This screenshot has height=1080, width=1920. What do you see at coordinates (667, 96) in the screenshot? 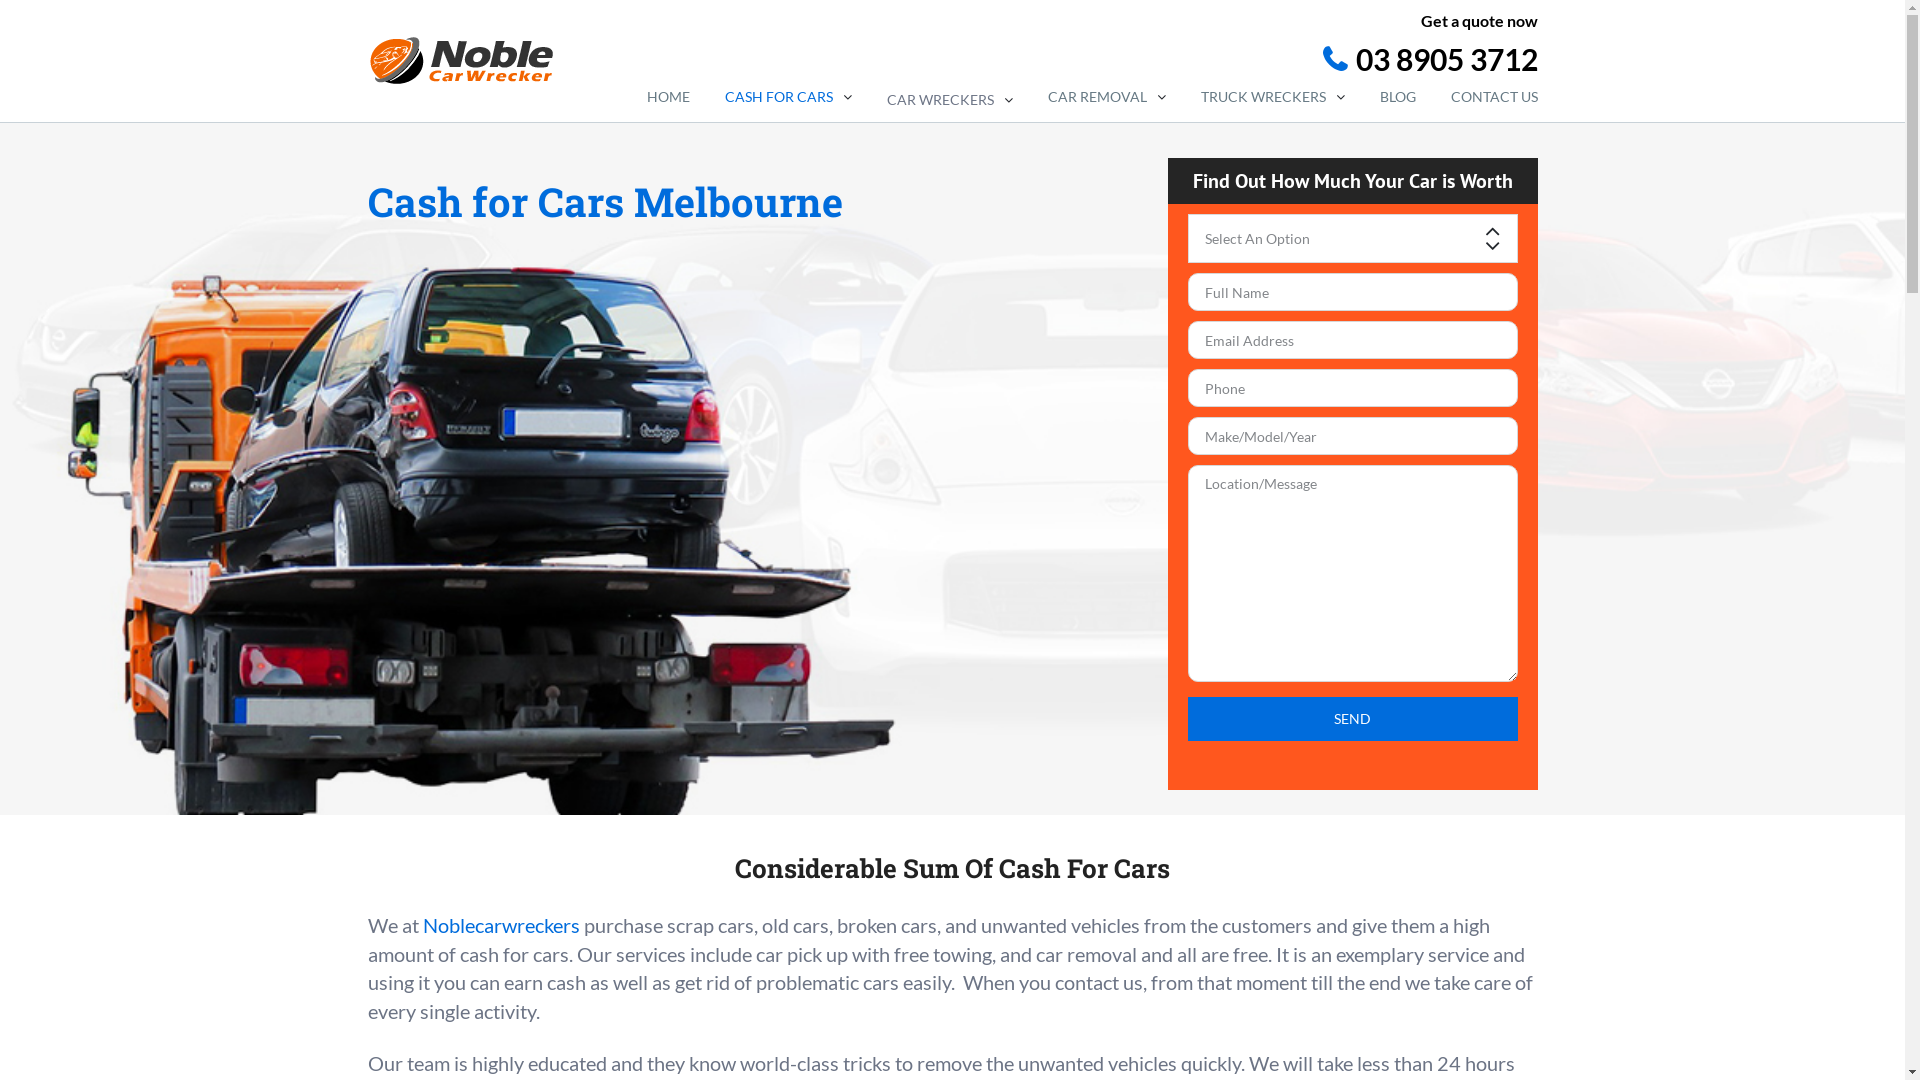
I see `'HOME'` at bounding box center [667, 96].